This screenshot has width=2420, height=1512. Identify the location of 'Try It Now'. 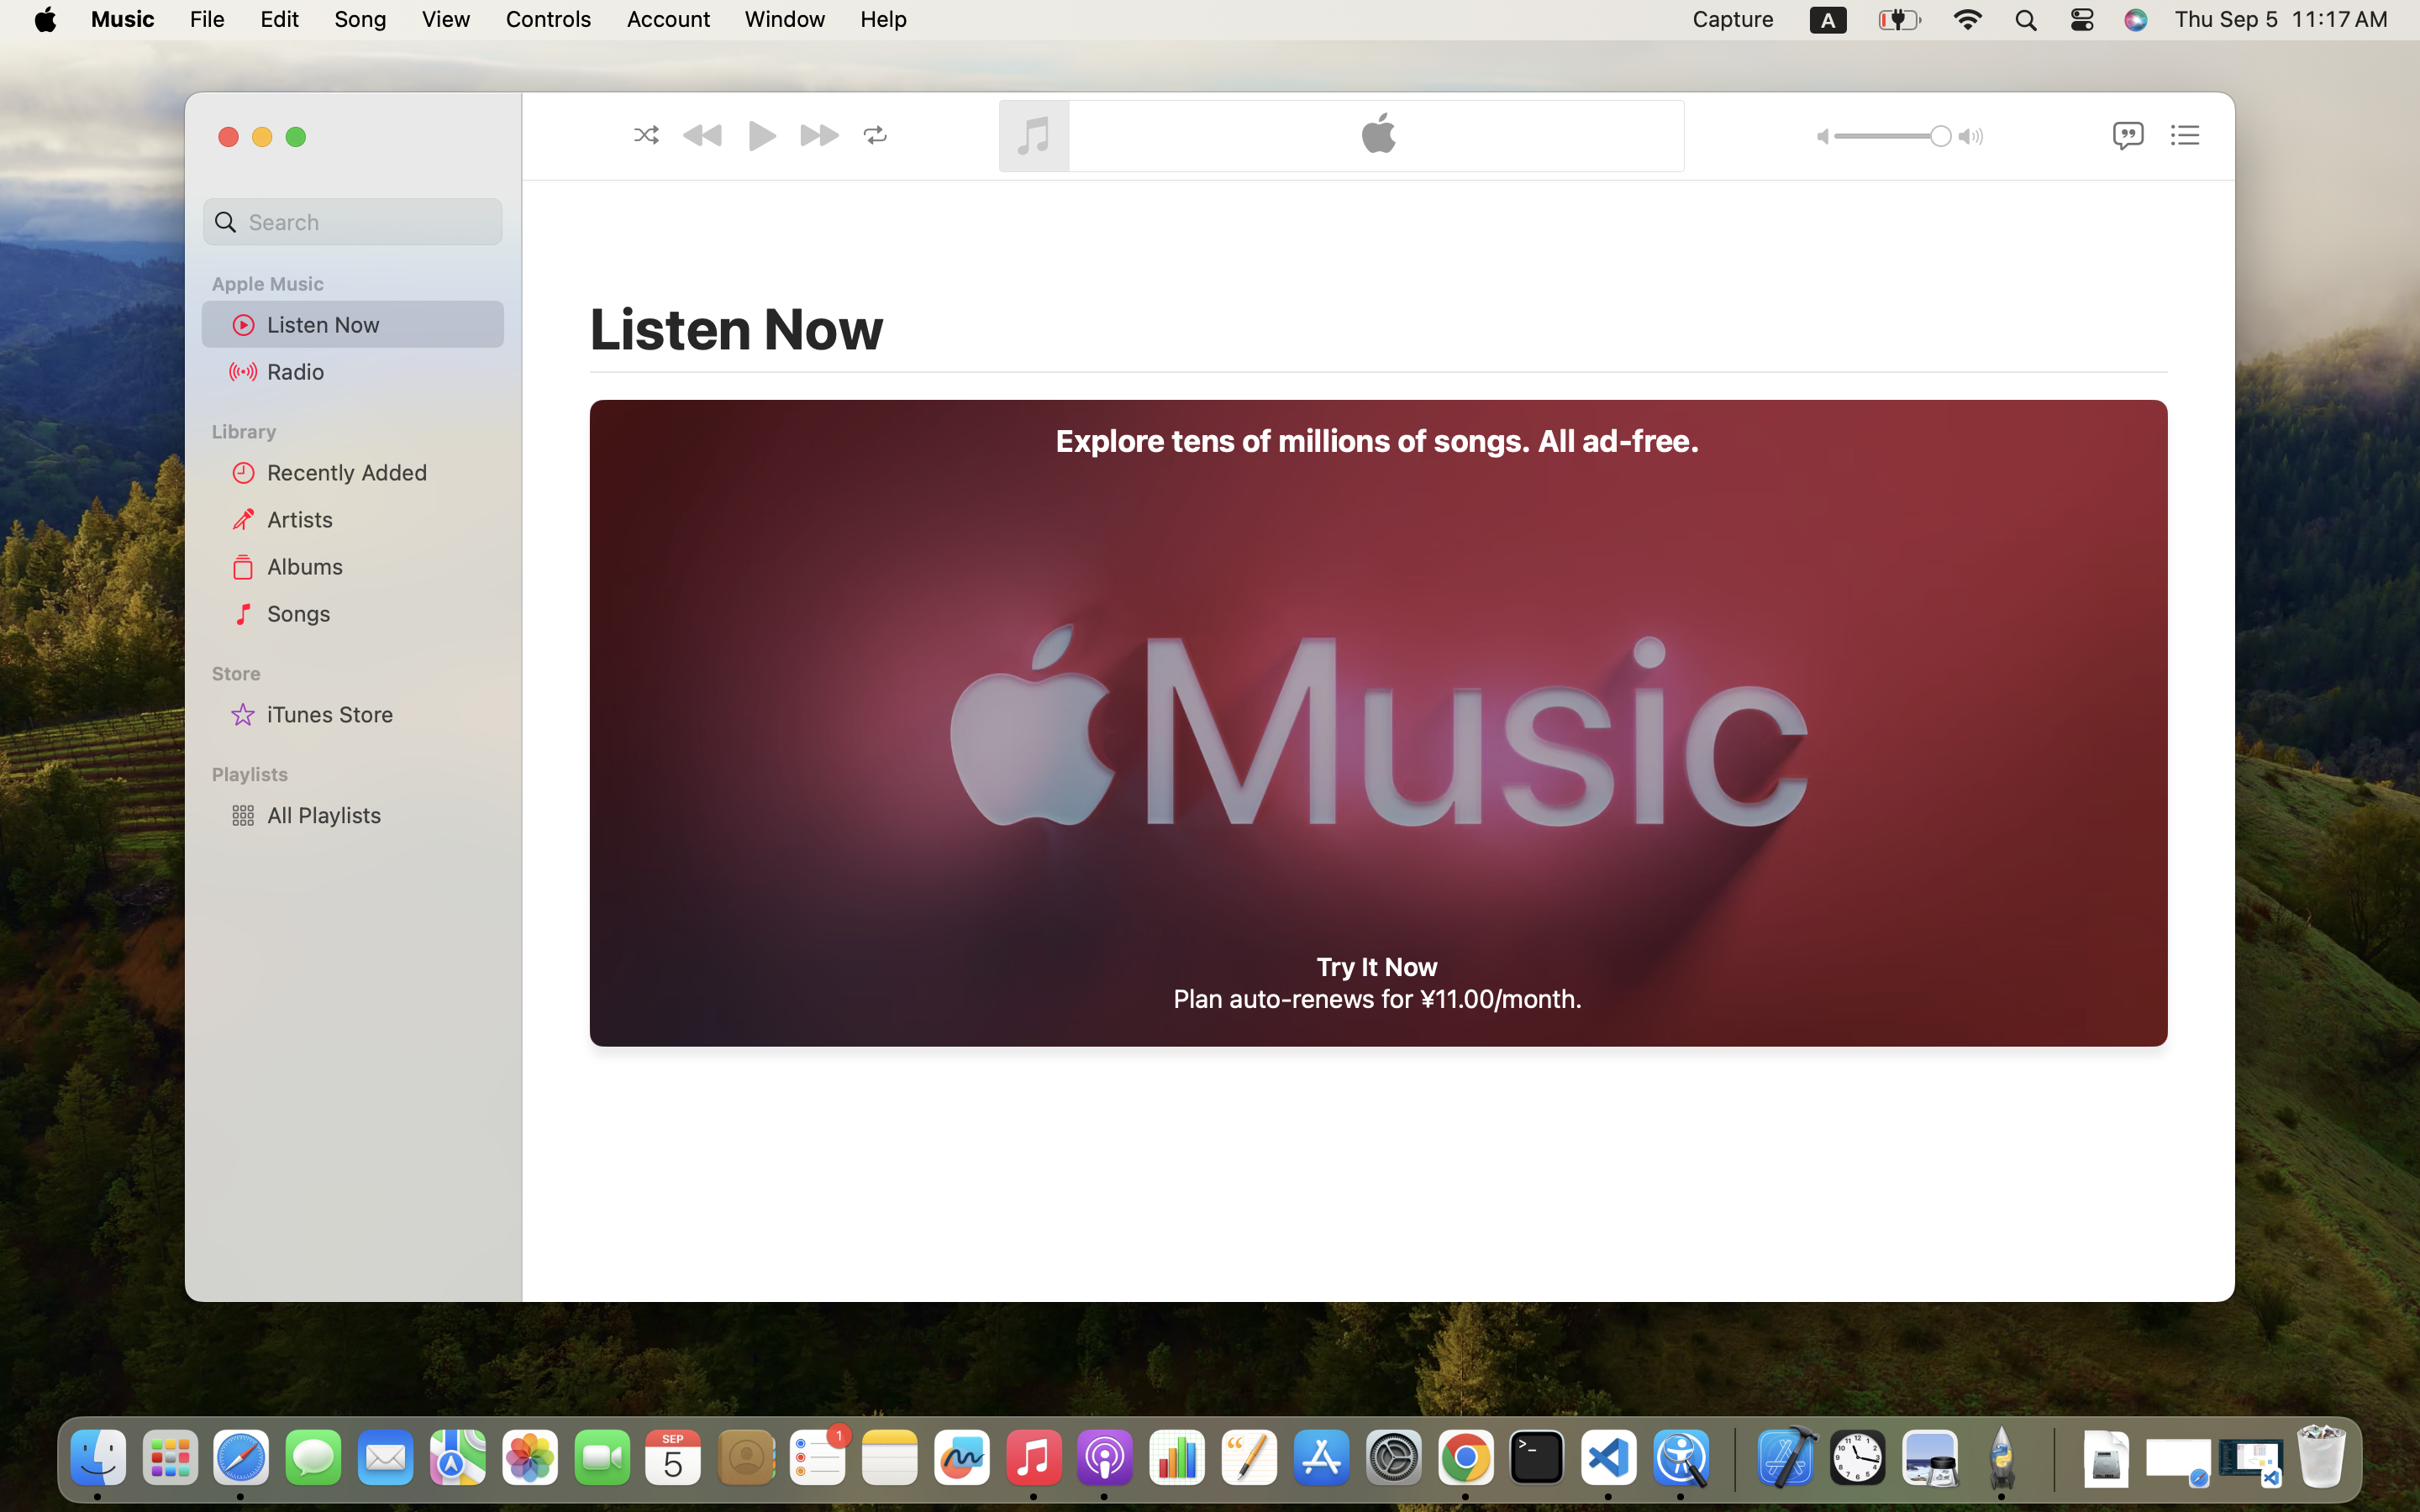
(1376, 965).